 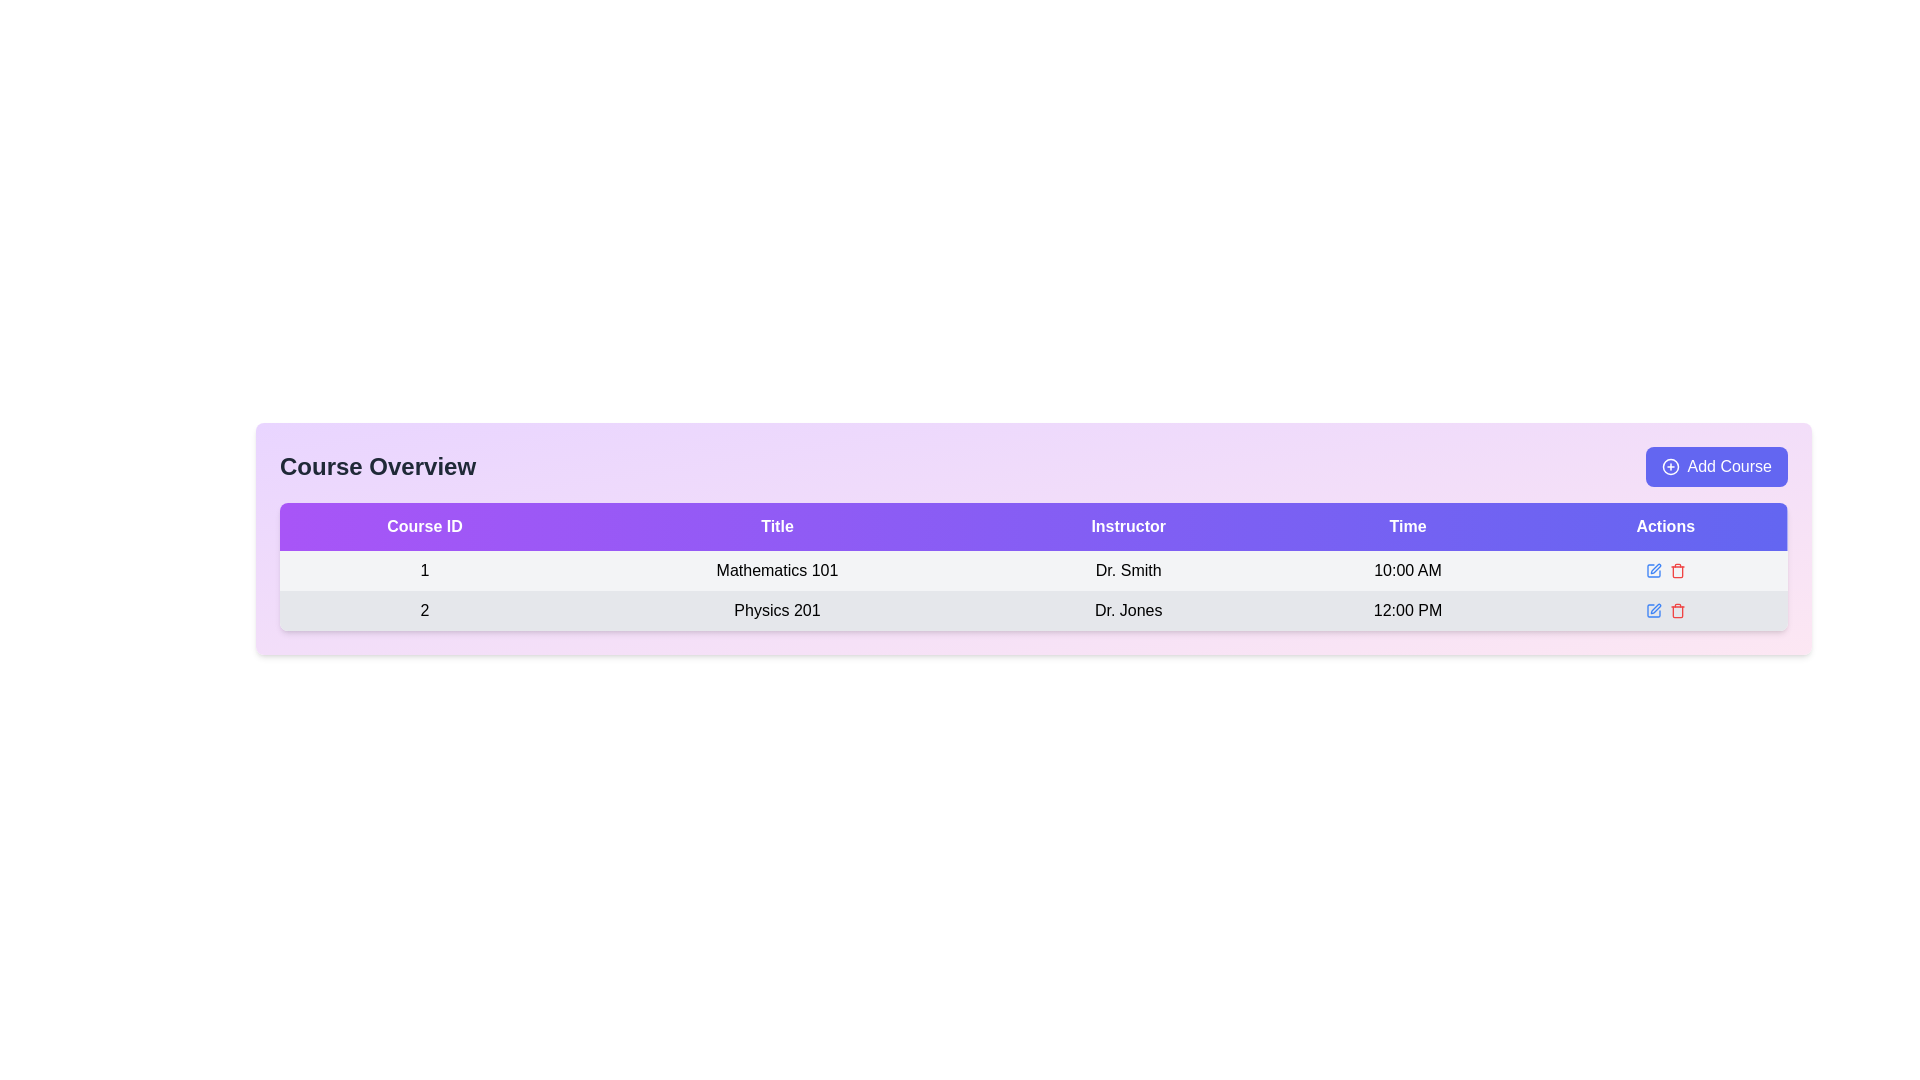 I want to click on the 'edit' icon button in the 'Actions' column for the course 'Mathematics 101', so click(x=1655, y=569).